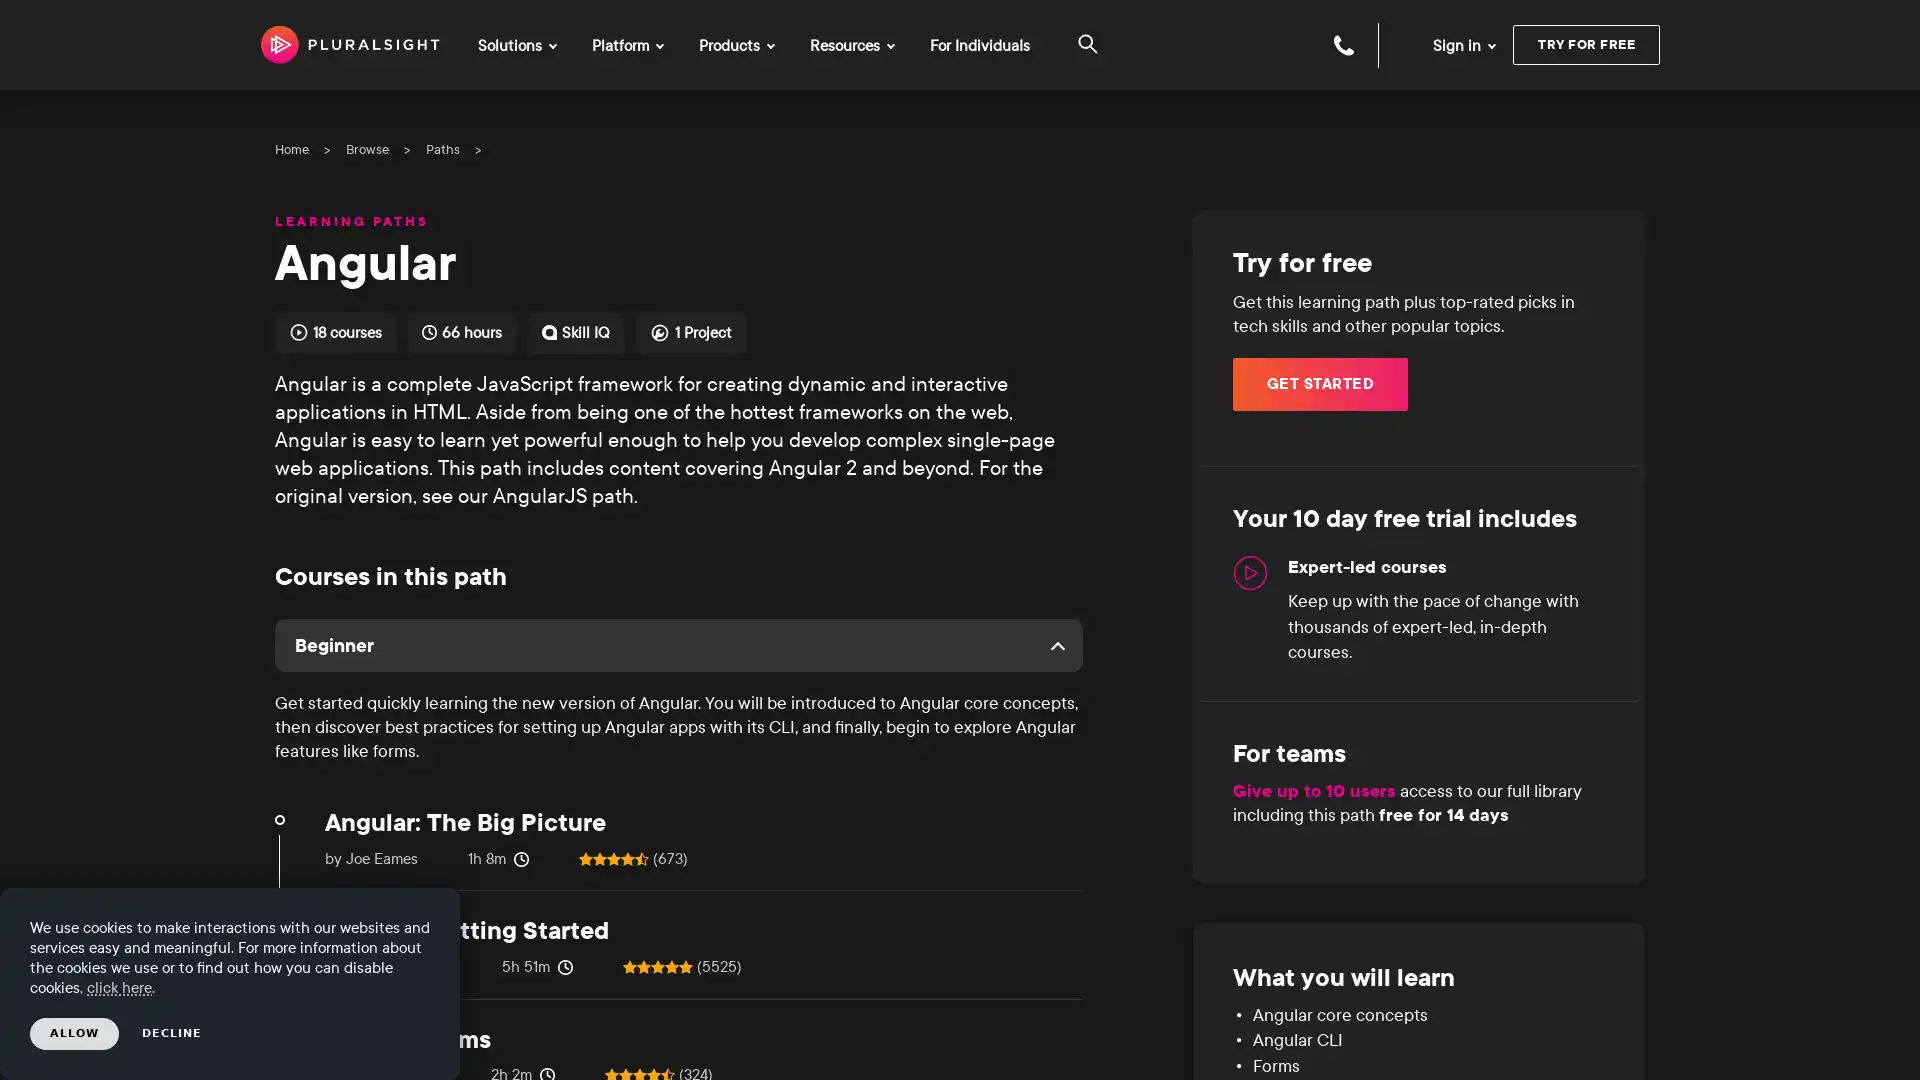 This screenshot has width=1920, height=1080. I want to click on ALLOW, so click(74, 1033).